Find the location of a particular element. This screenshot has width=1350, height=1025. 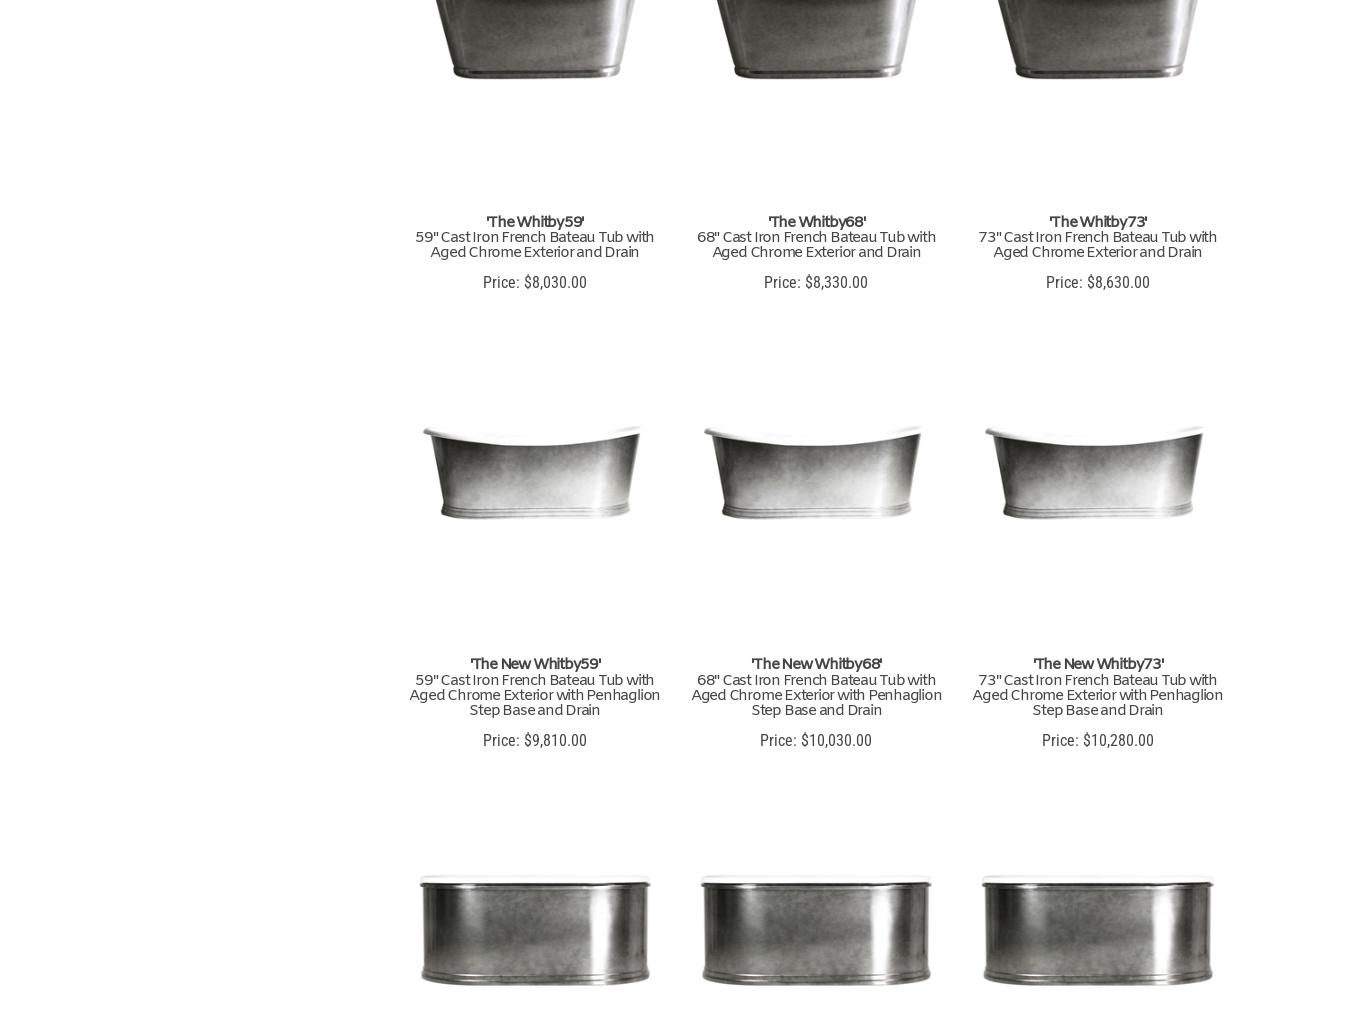

'73" Cast Iron French Bateau Tub with Aged Chrome Exterior with Penhaglion Step Base and Drain' is located at coordinates (1097, 695).